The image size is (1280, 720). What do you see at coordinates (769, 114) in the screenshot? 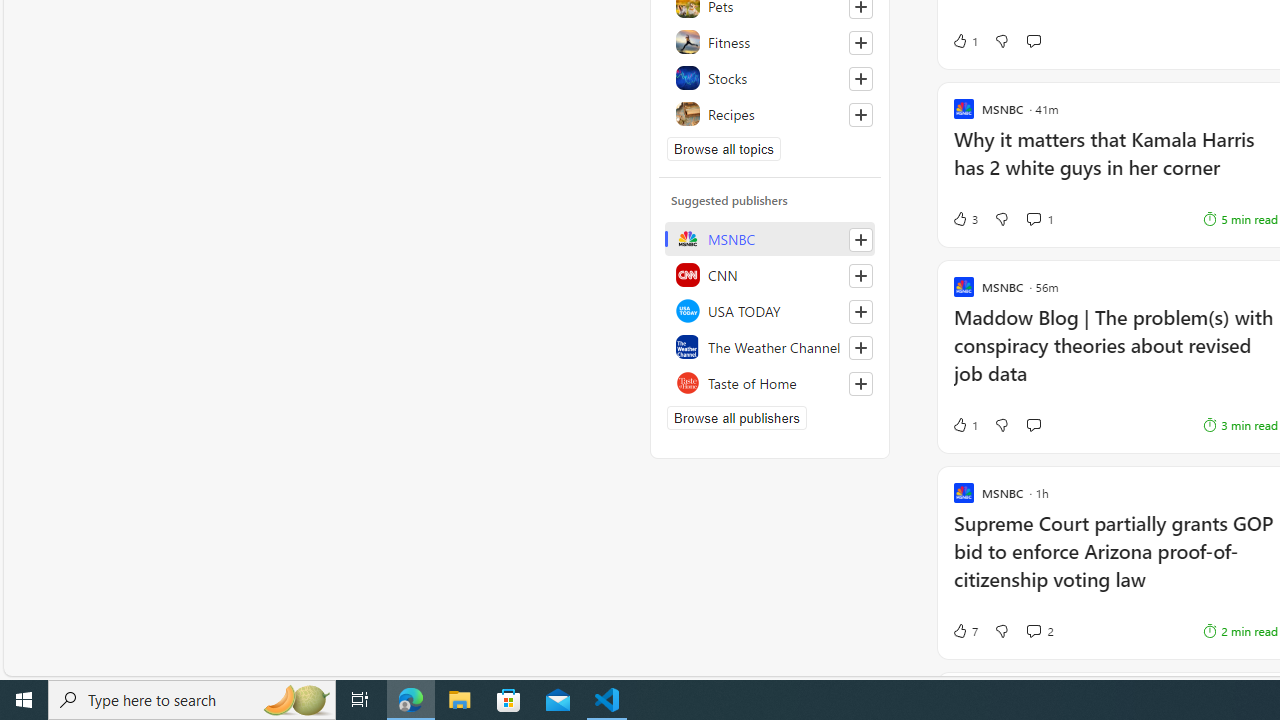
I see `'Recipes'` at bounding box center [769, 114].